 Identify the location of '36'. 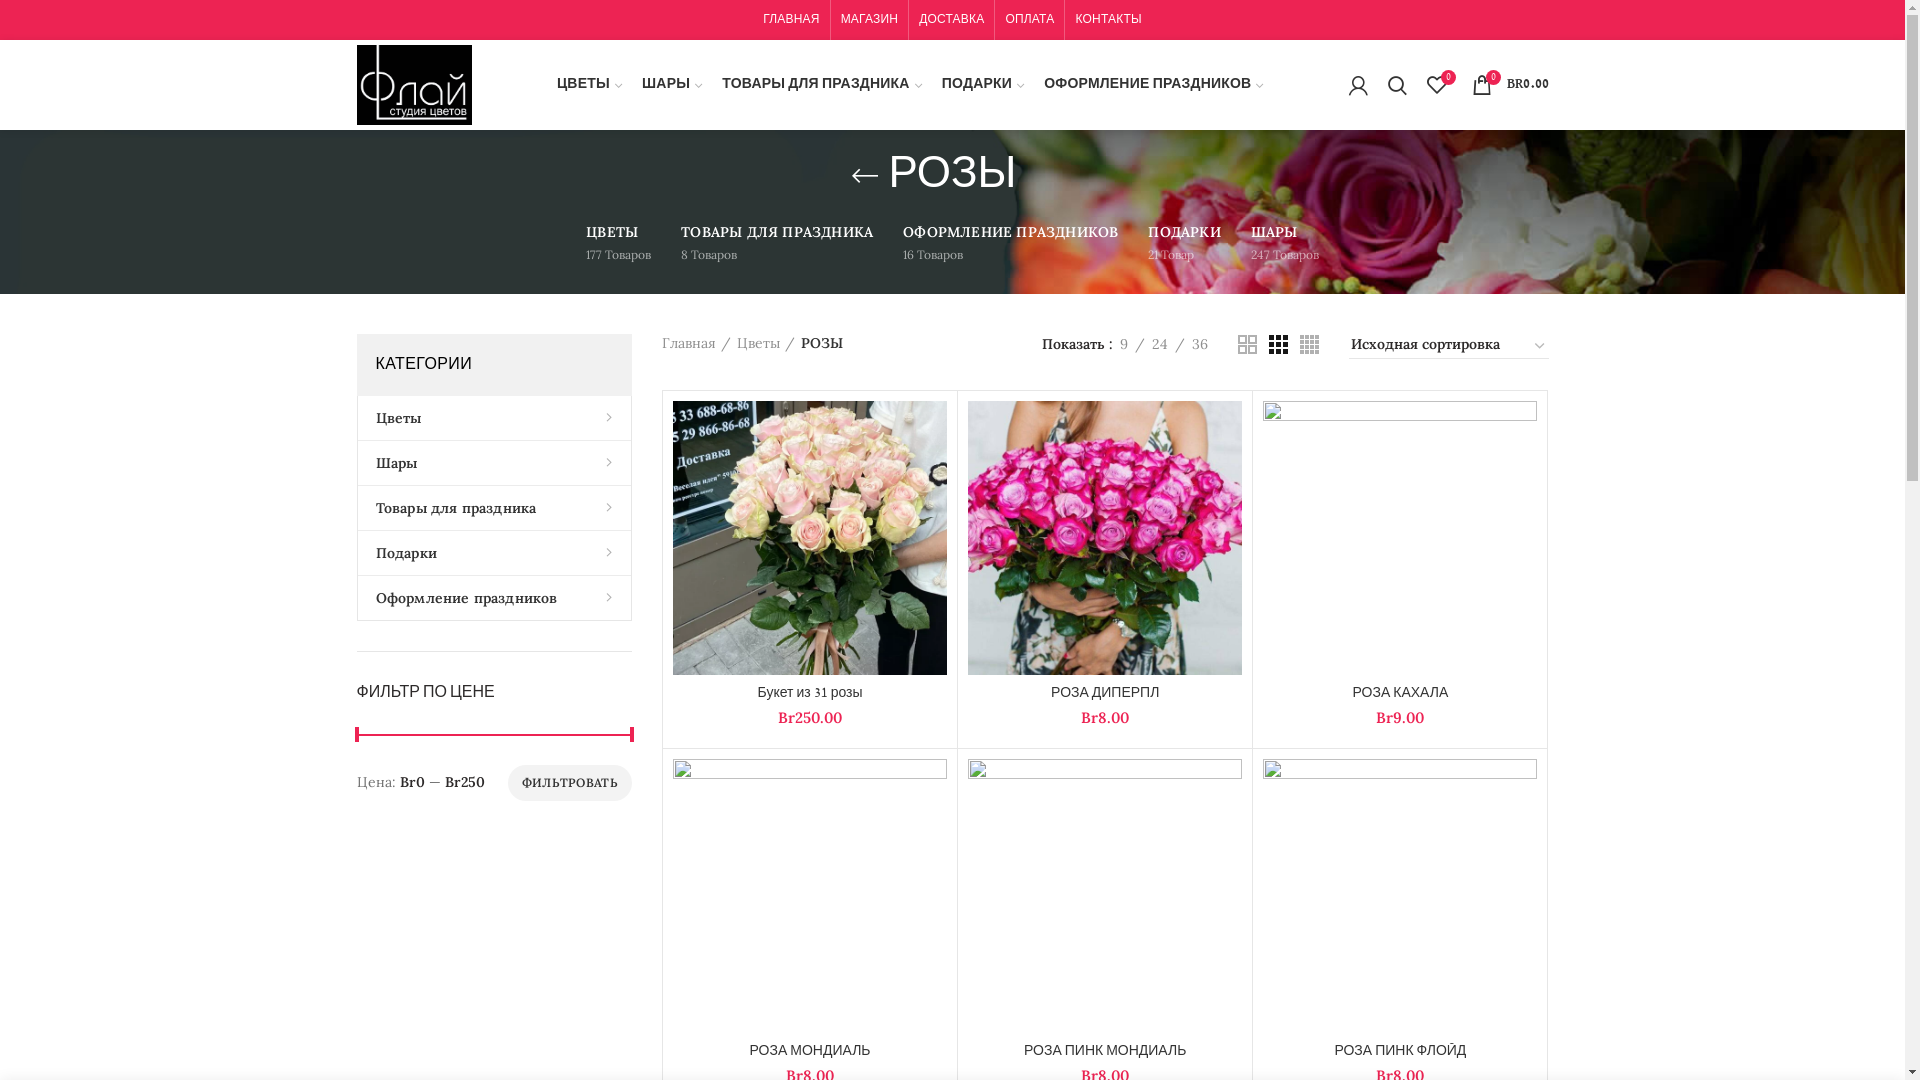
(1199, 342).